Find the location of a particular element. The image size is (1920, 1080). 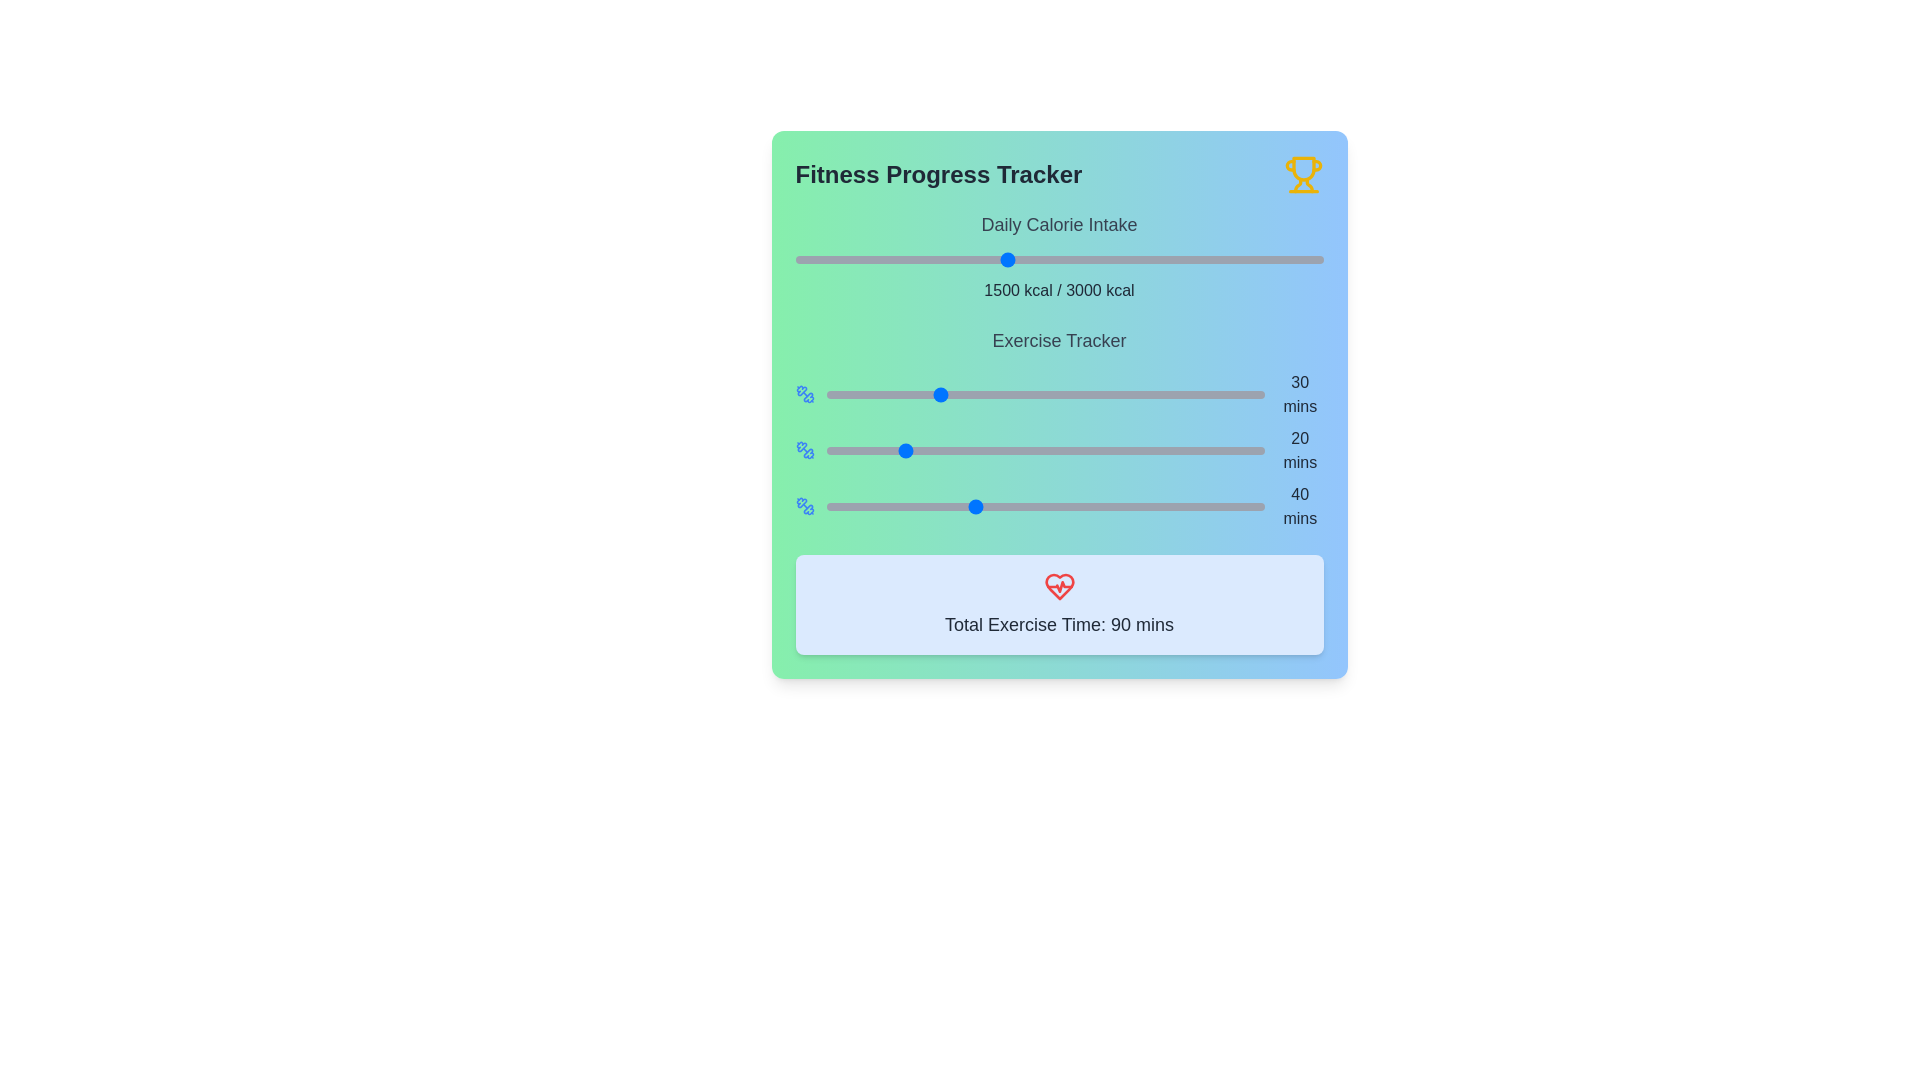

daily calorie intake is located at coordinates (975, 258).